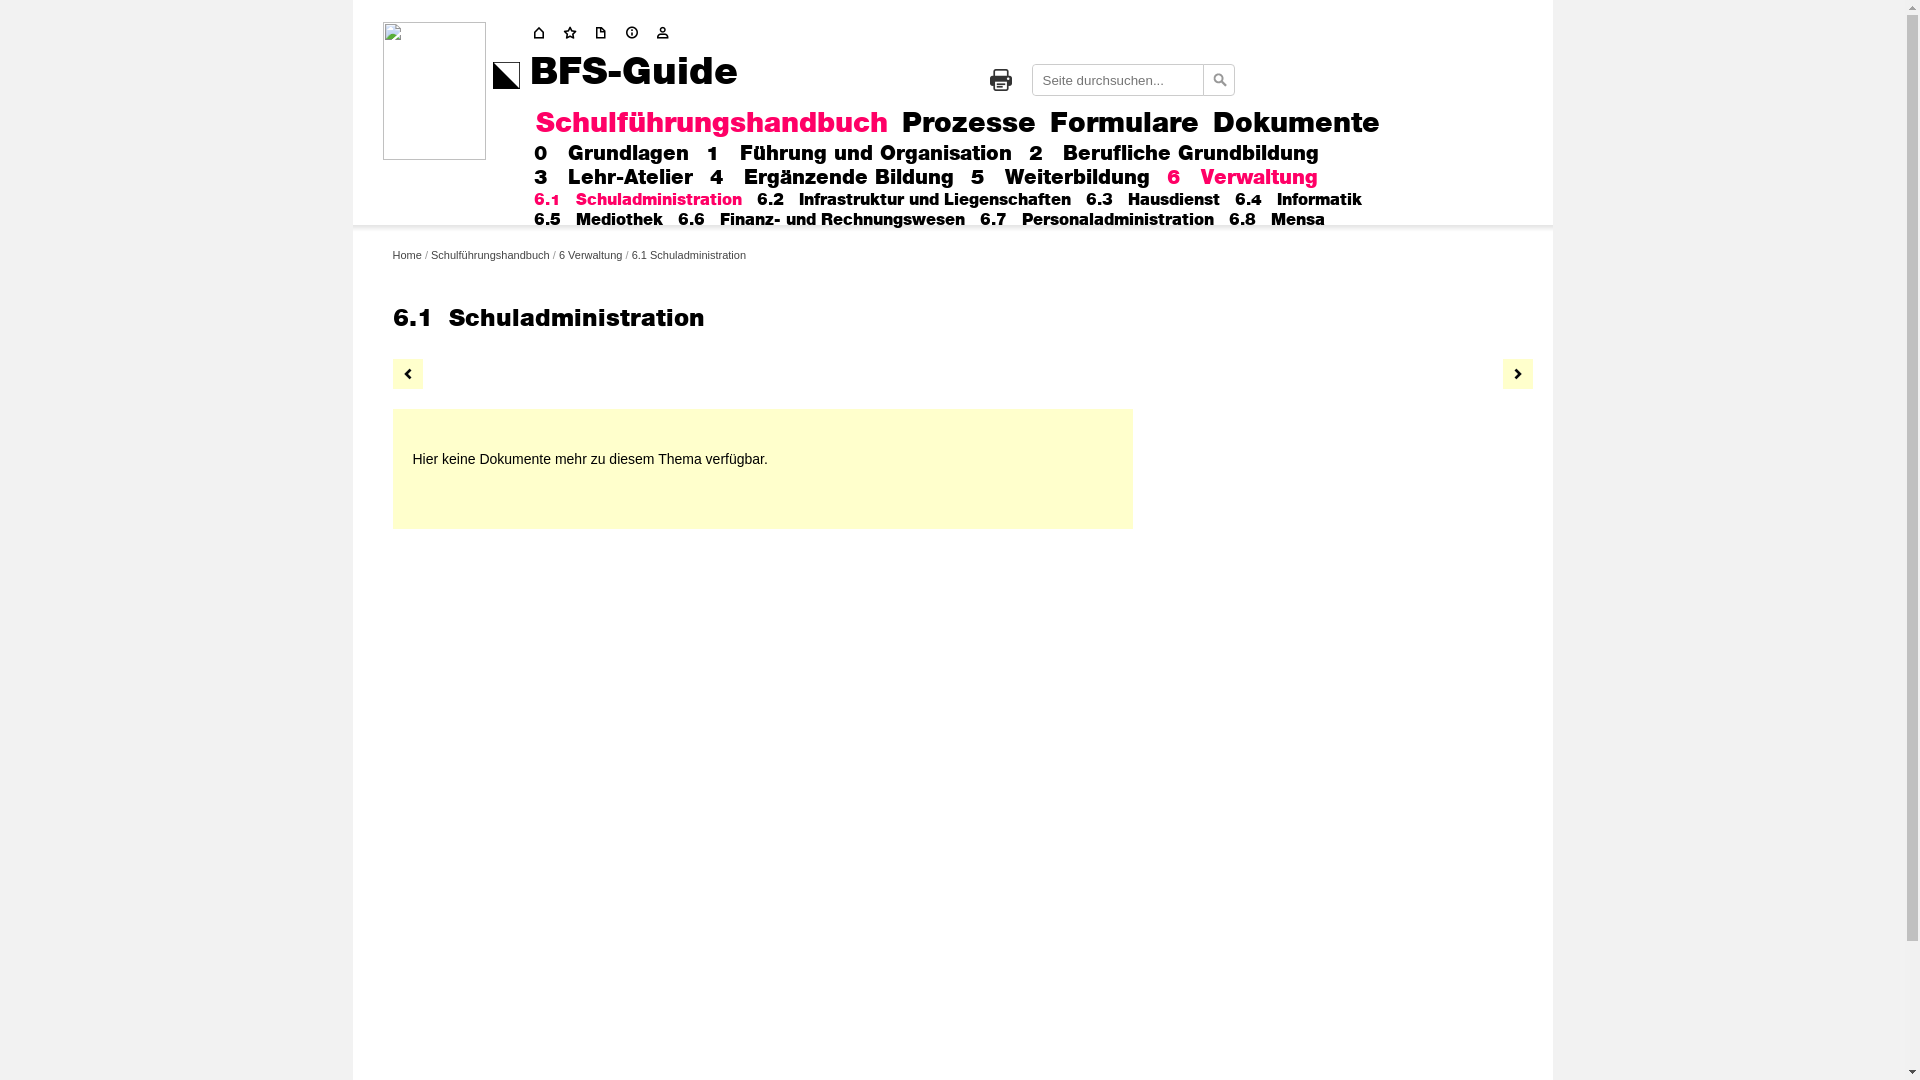 The width and height of the screenshot is (1920, 1080). Describe the element at coordinates (1001, 79) in the screenshot. I see `'Drucken'` at that location.